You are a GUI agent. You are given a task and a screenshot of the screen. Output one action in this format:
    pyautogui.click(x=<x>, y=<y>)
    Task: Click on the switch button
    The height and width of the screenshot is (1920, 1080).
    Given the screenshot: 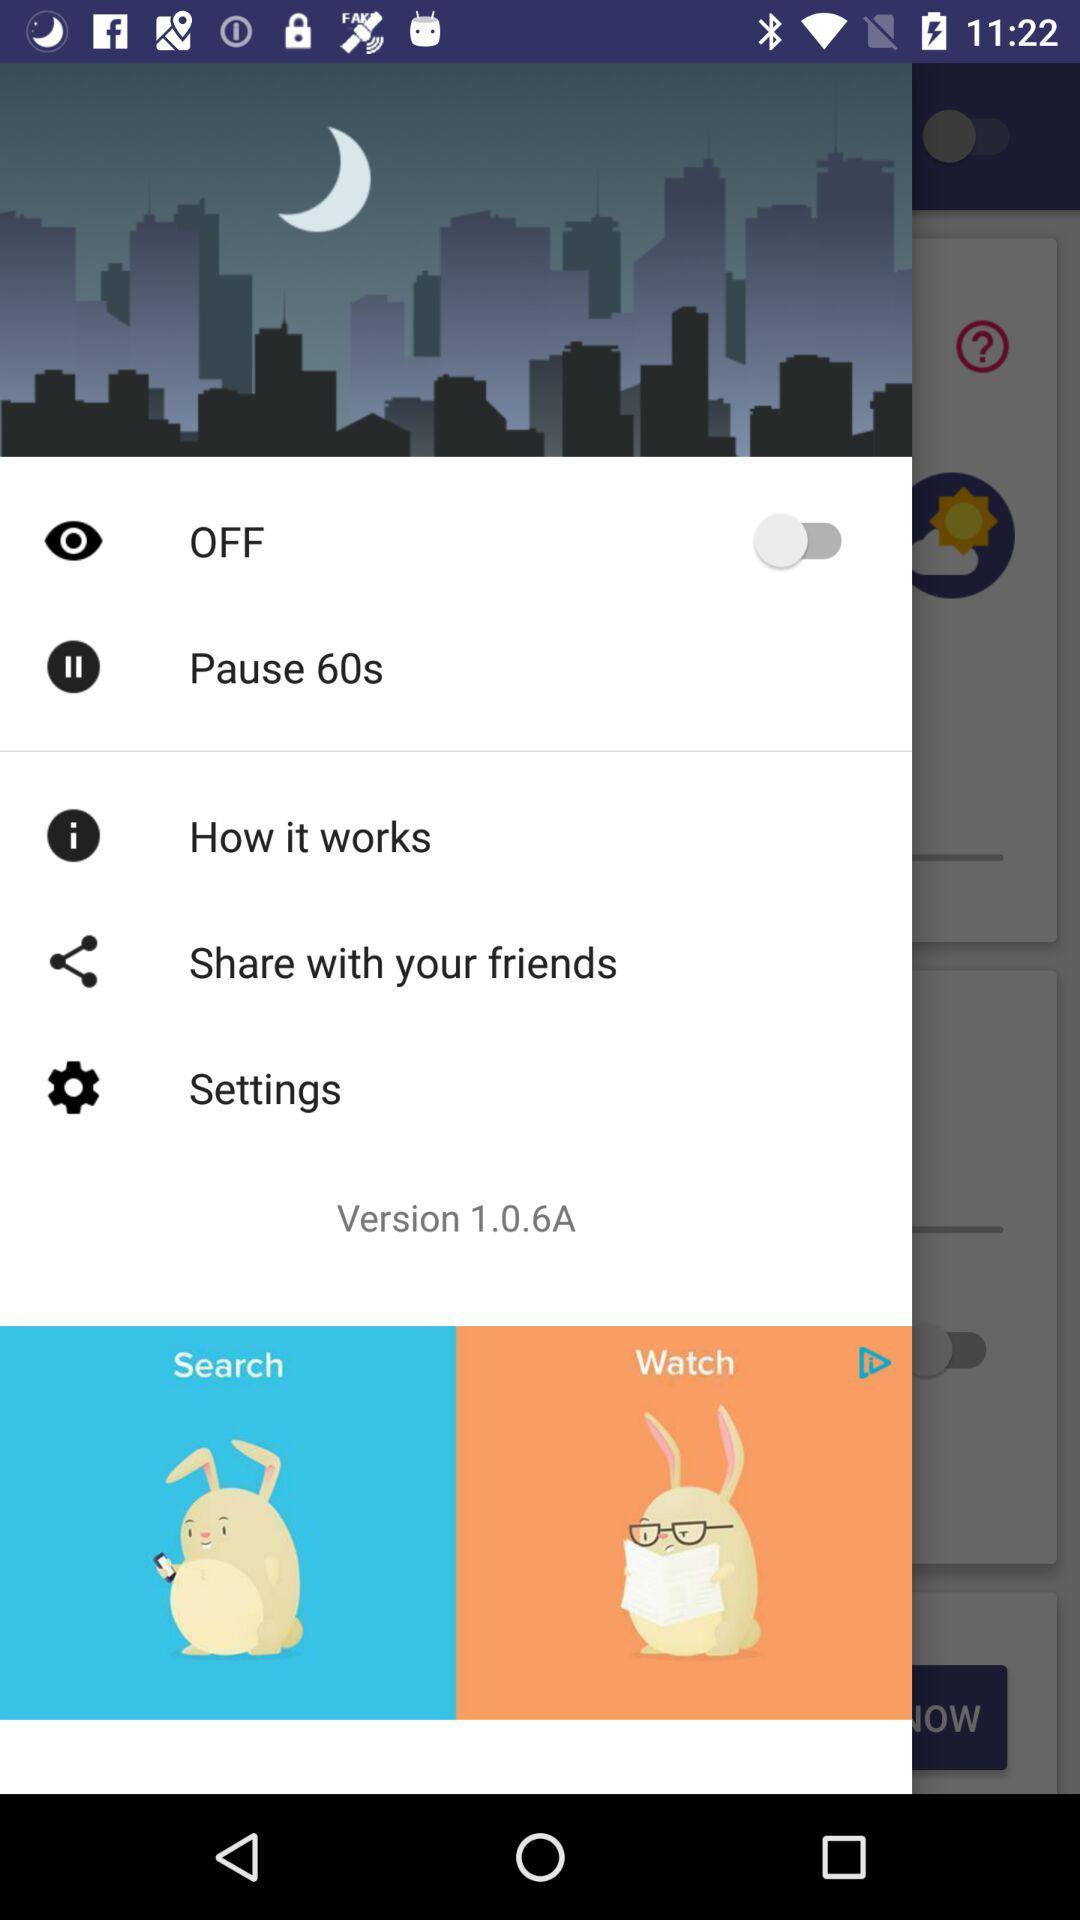 What is the action you would take?
    pyautogui.click(x=951, y=1349)
    